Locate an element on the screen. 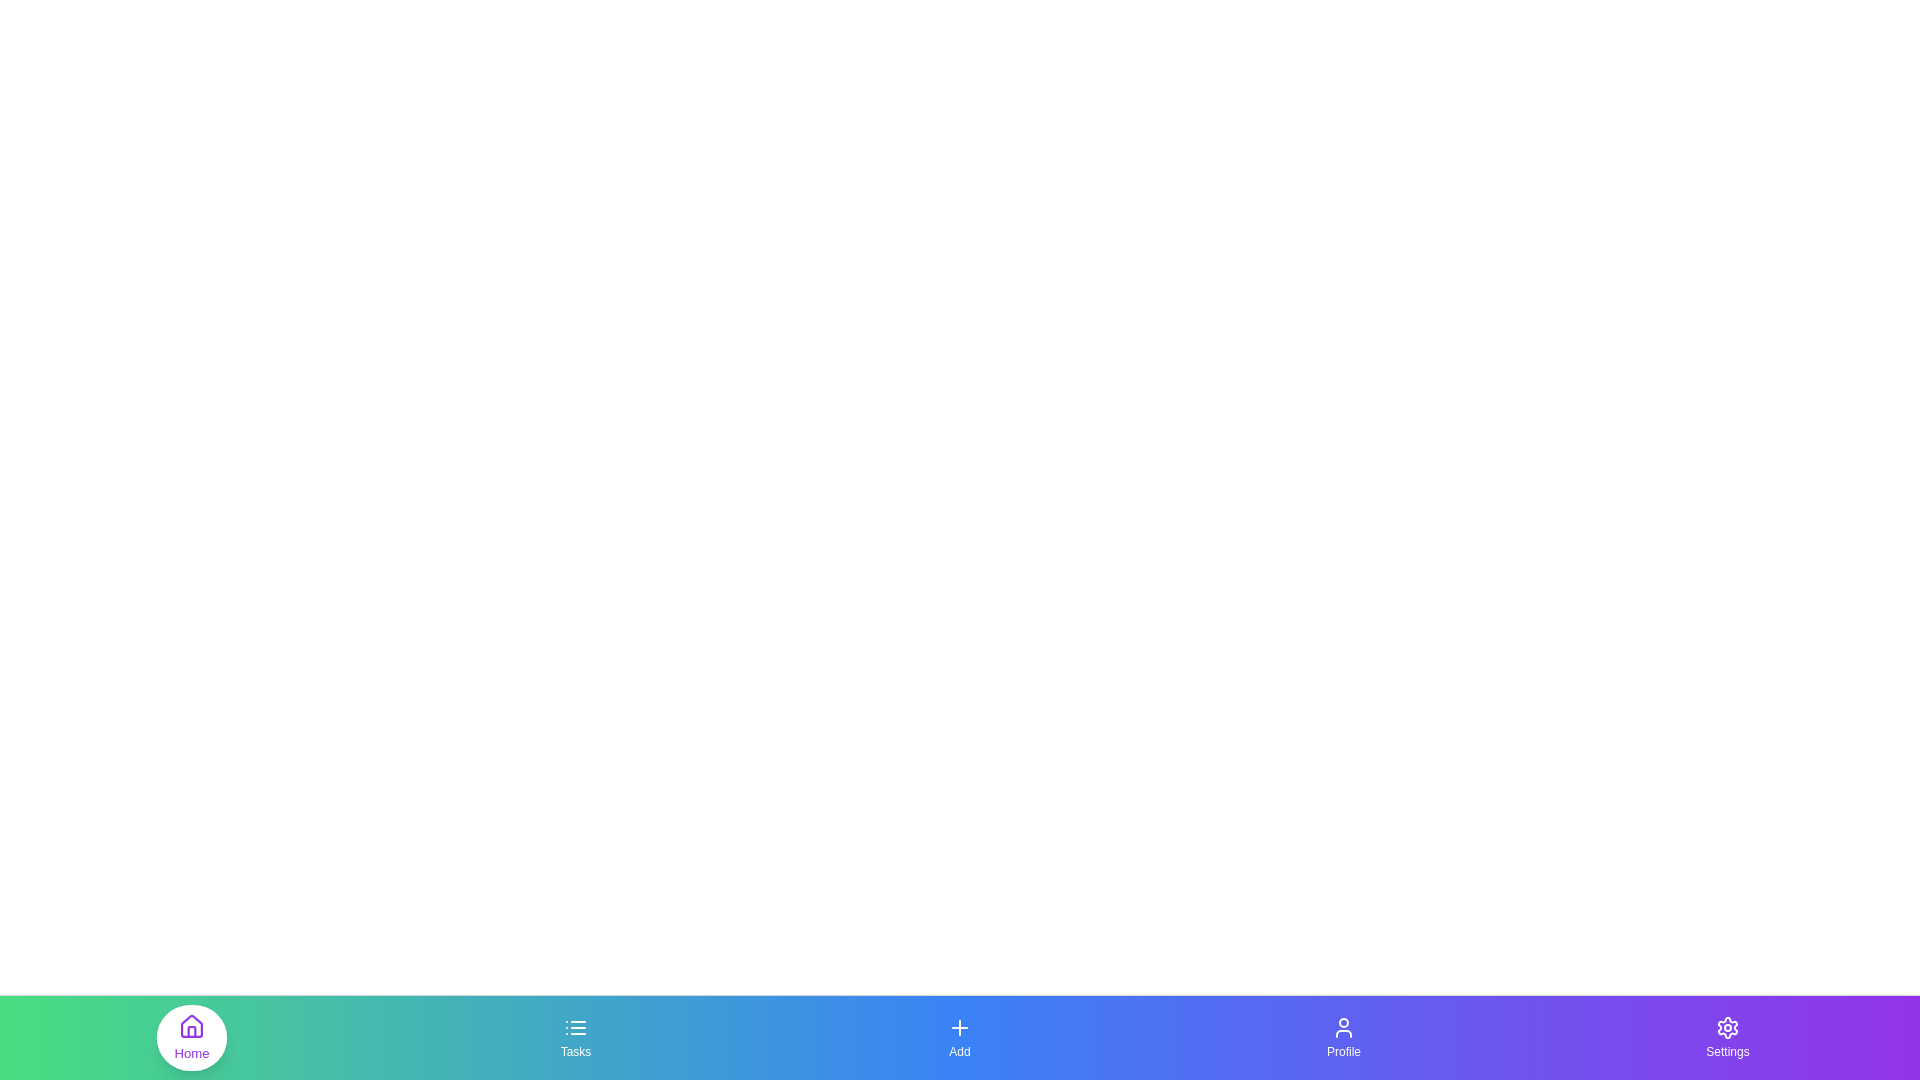 The width and height of the screenshot is (1920, 1080). the Tasks navigation tab to change the active section is located at coordinates (575, 1036).